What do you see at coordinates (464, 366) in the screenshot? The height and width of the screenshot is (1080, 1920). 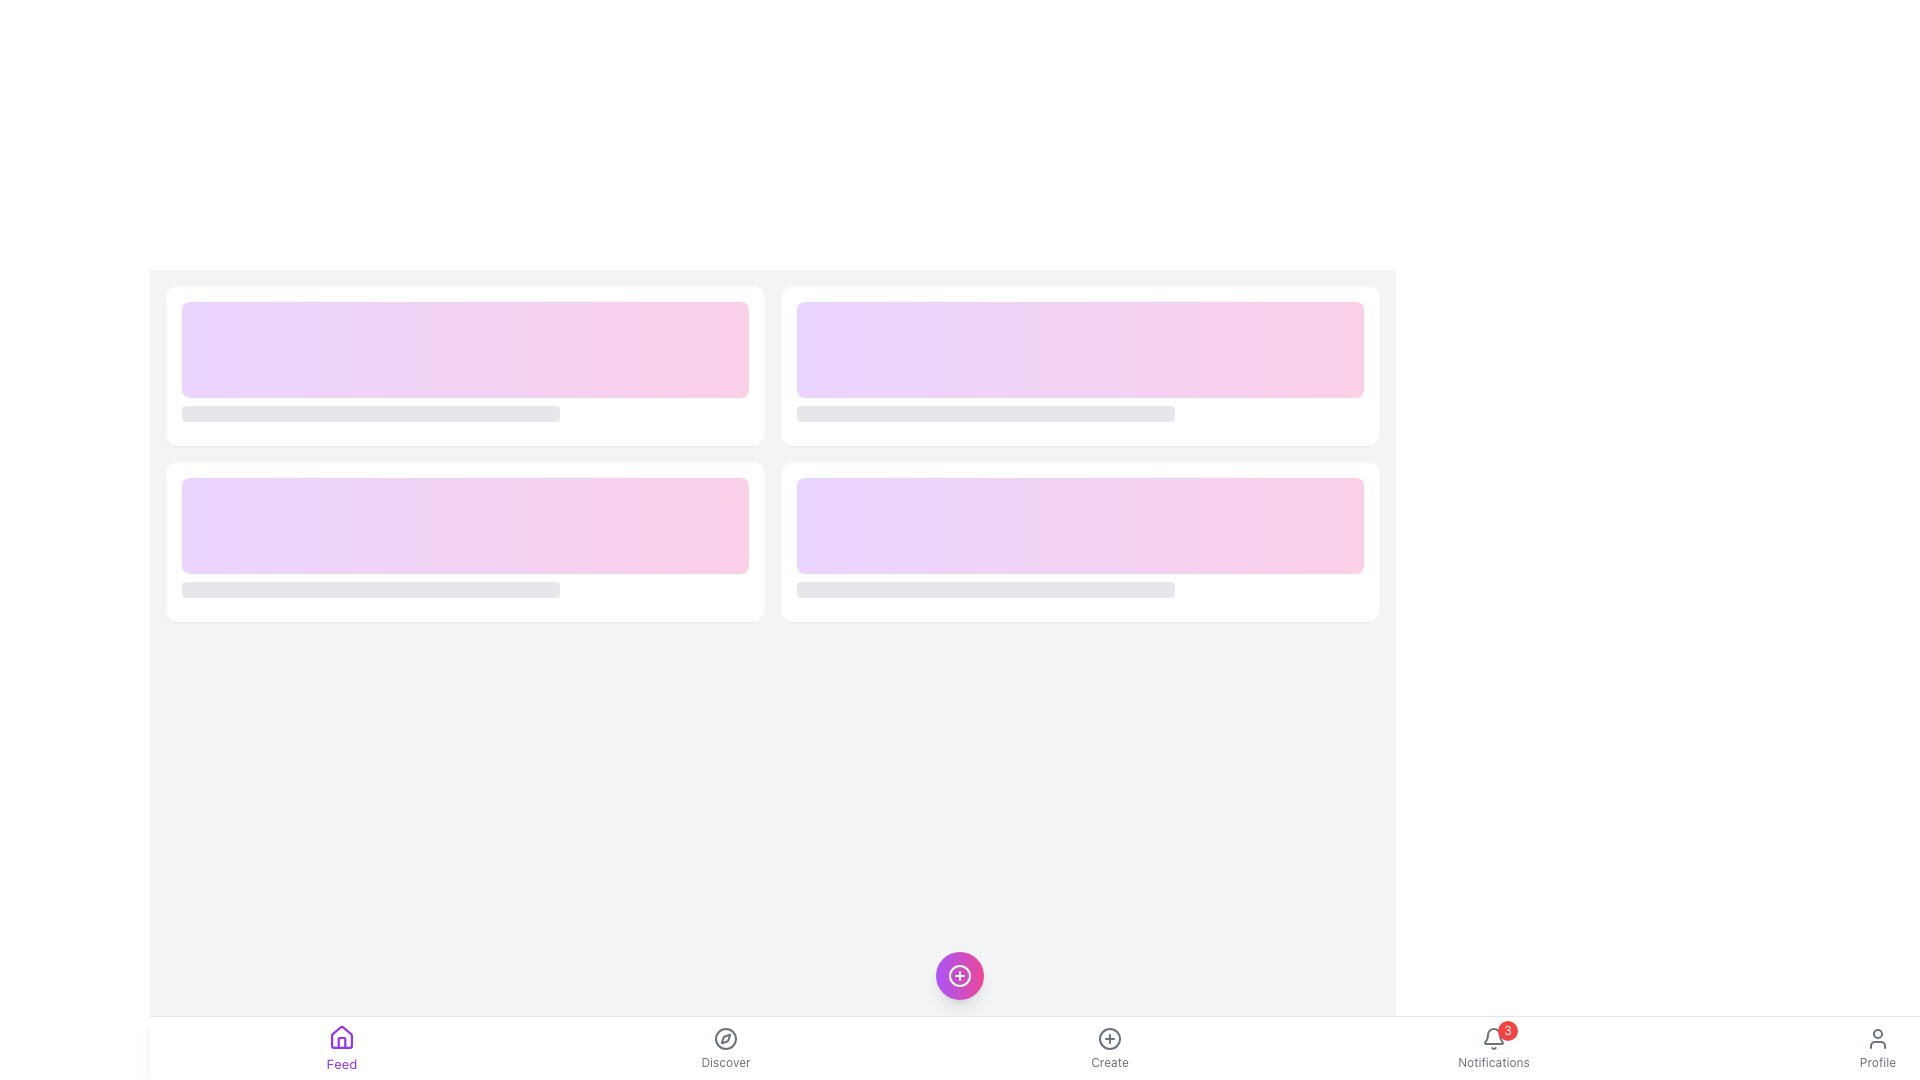 I see `the card element with a gradient background transitioning from purple to pink, which is the first item in a grid layout and features a shorter gray bar below` at bounding box center [464, 366].